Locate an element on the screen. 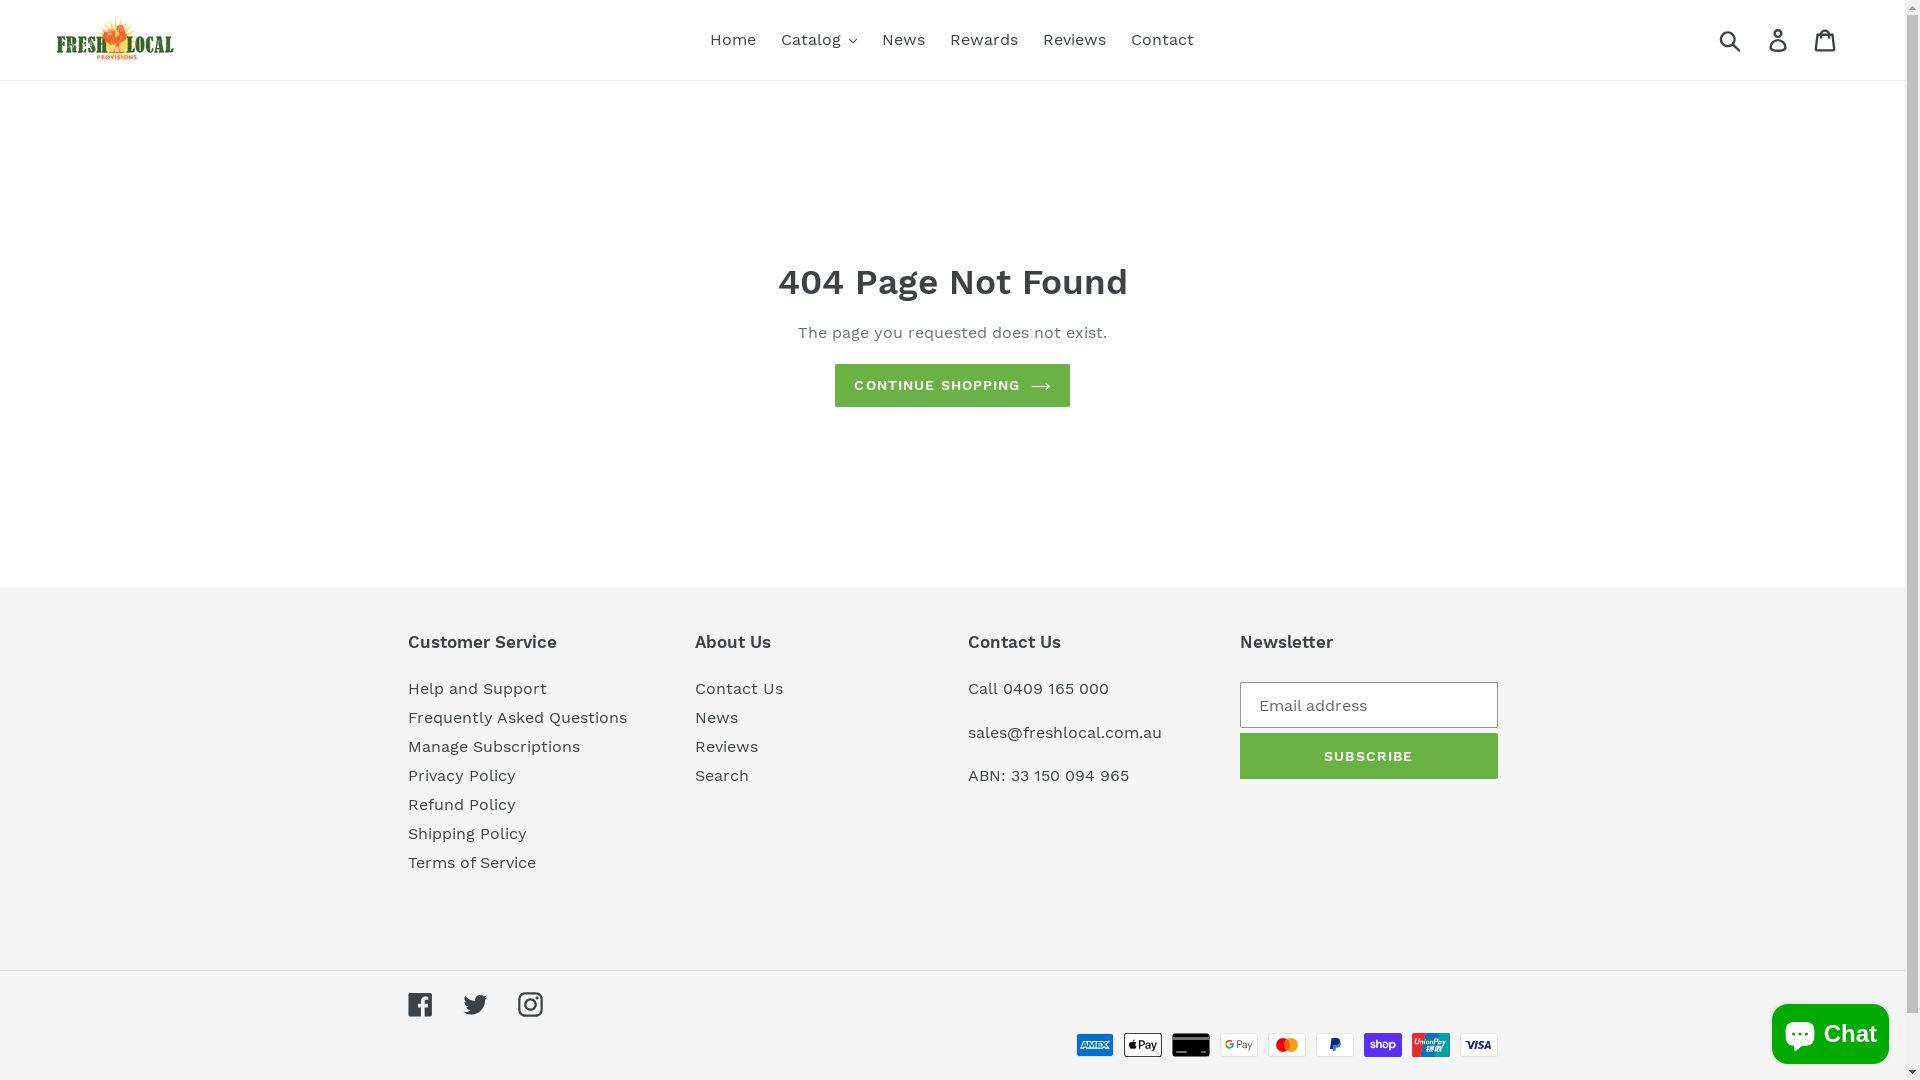  'Log in' is located at coordinates (1779, 40).